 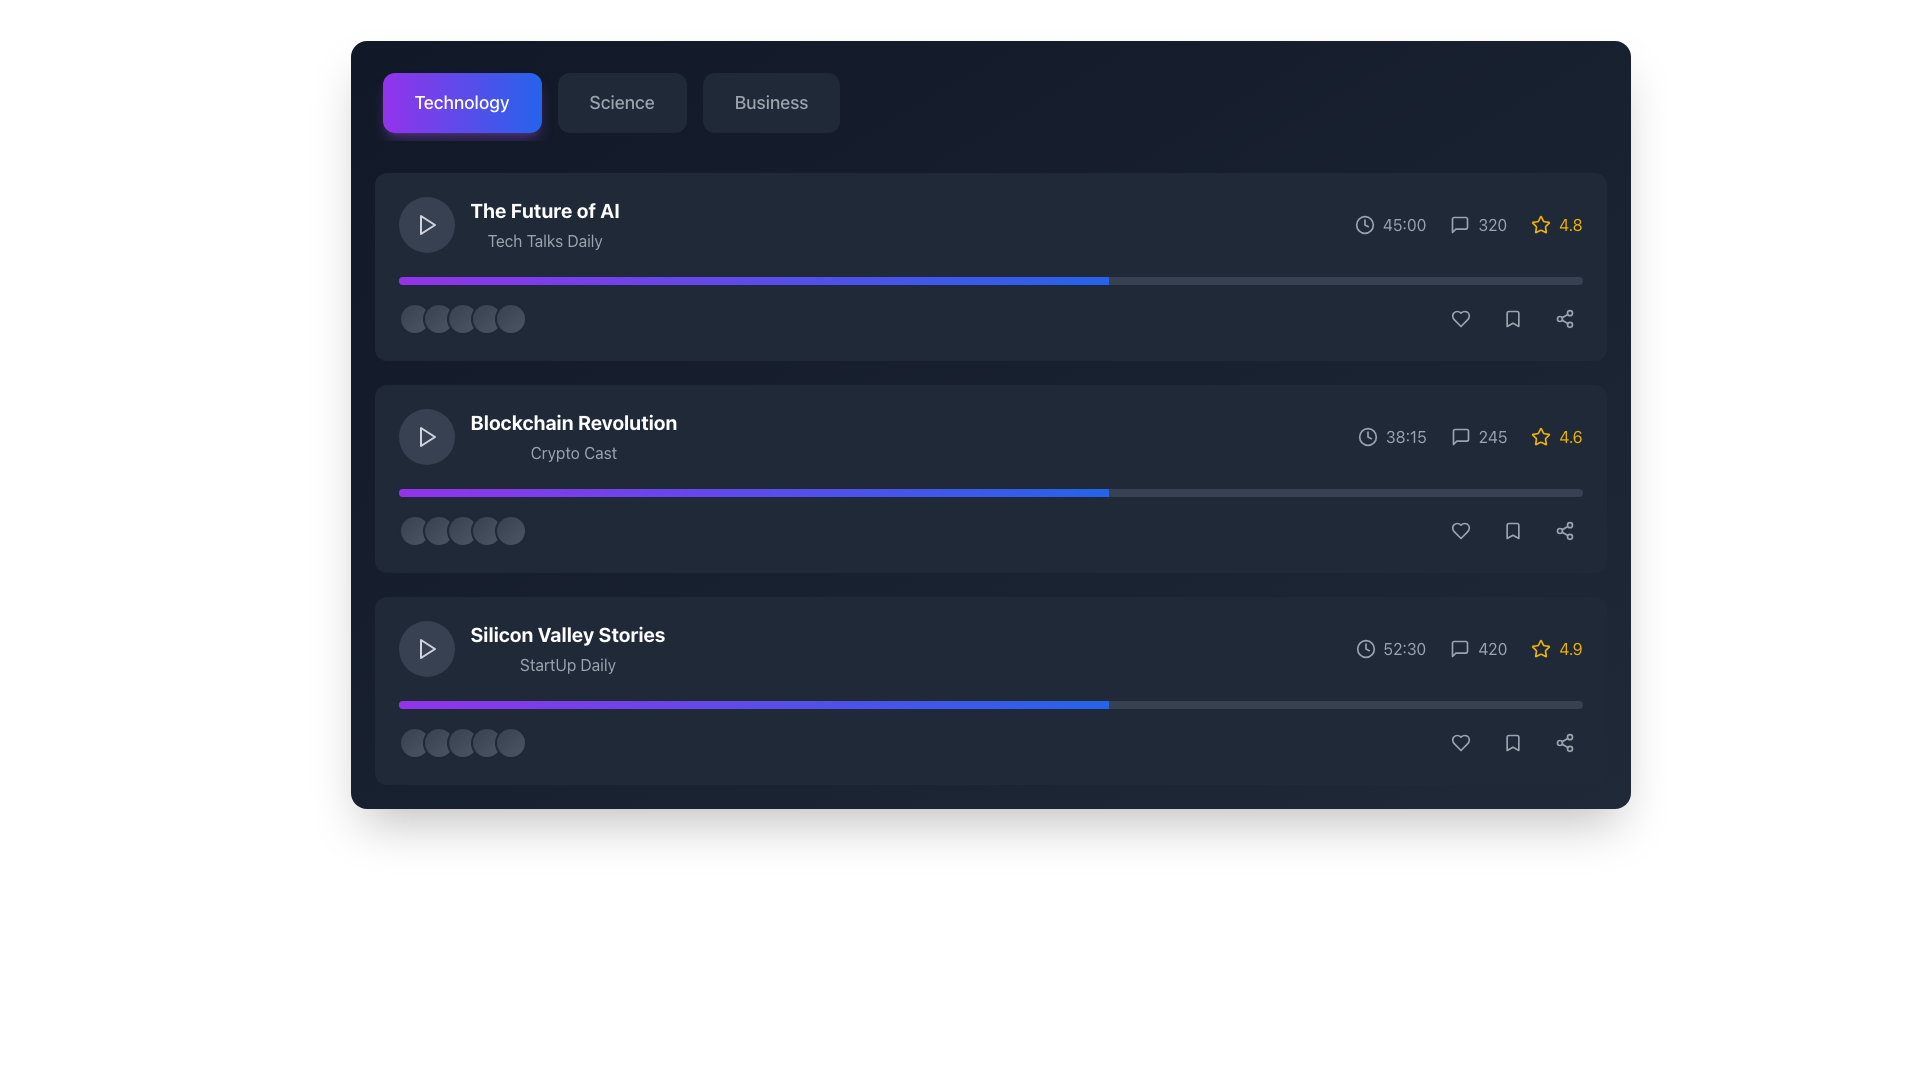 I want to click on the star icon representing a rating of 4.6, located at the mid-right part of the second content card in the list, so click(x=1540, y=435).